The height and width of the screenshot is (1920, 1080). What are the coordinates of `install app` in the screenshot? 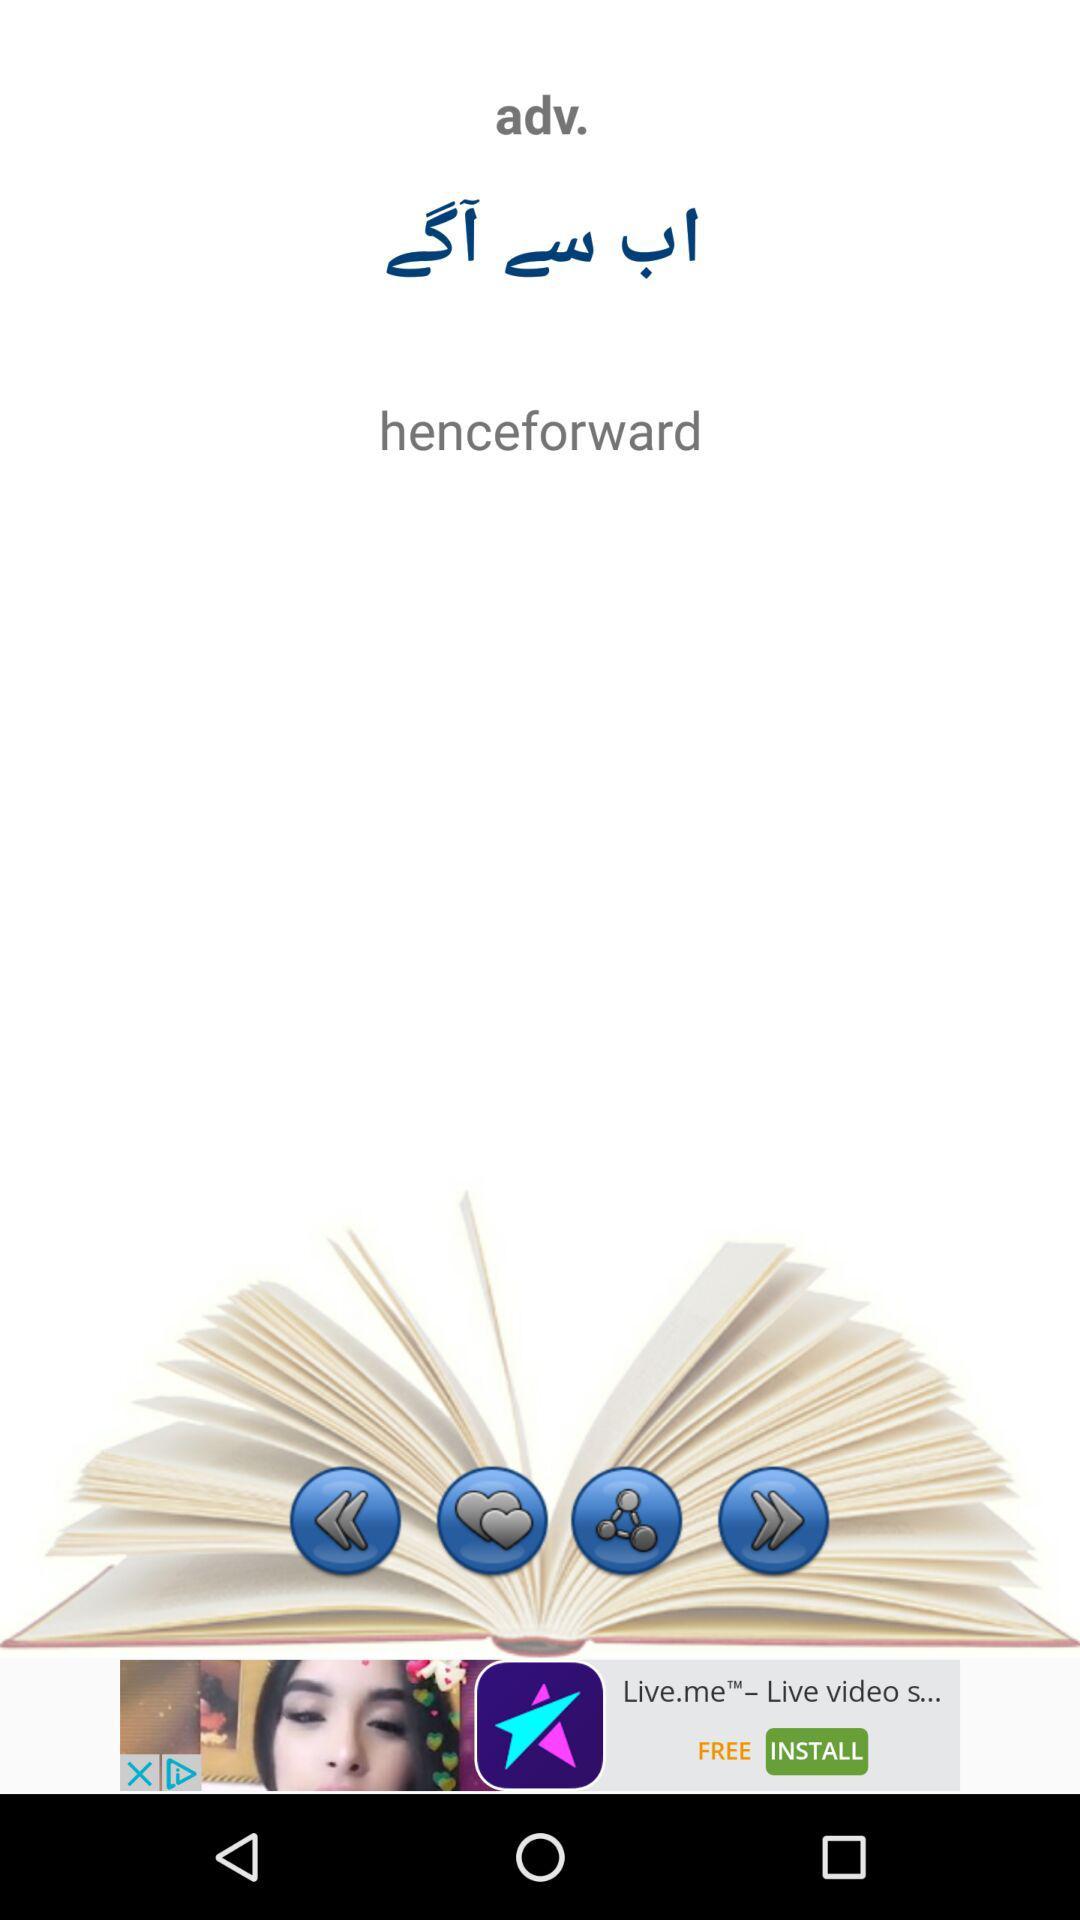 It's located at (540, 1724).